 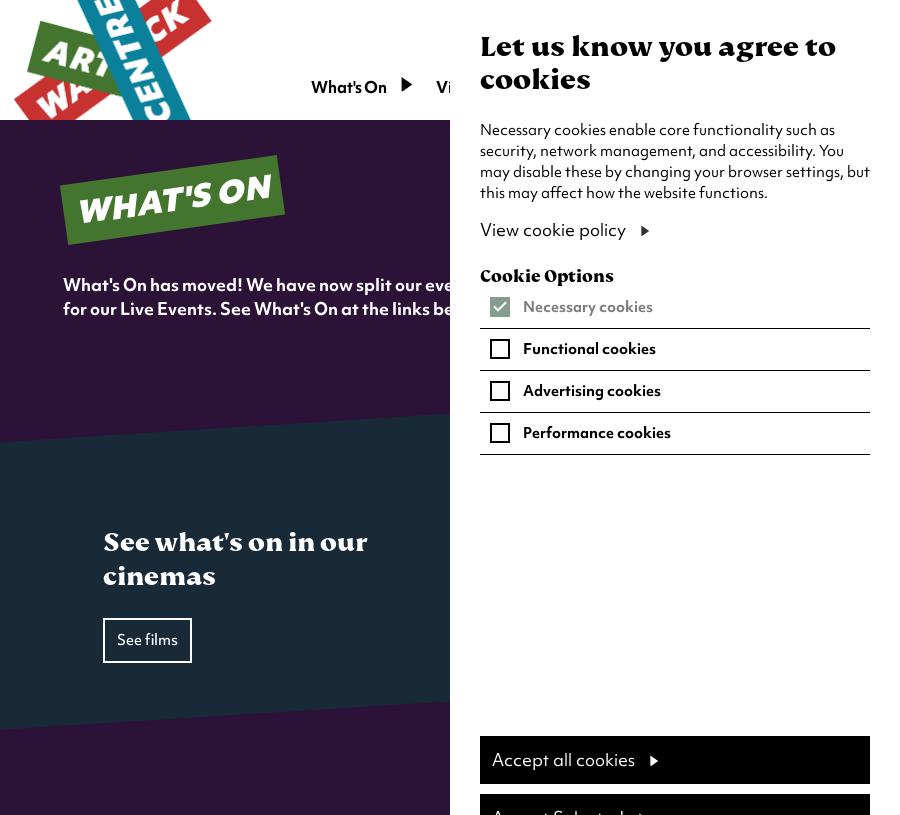 I want to click on 'Search', so click(x=693, y=21).